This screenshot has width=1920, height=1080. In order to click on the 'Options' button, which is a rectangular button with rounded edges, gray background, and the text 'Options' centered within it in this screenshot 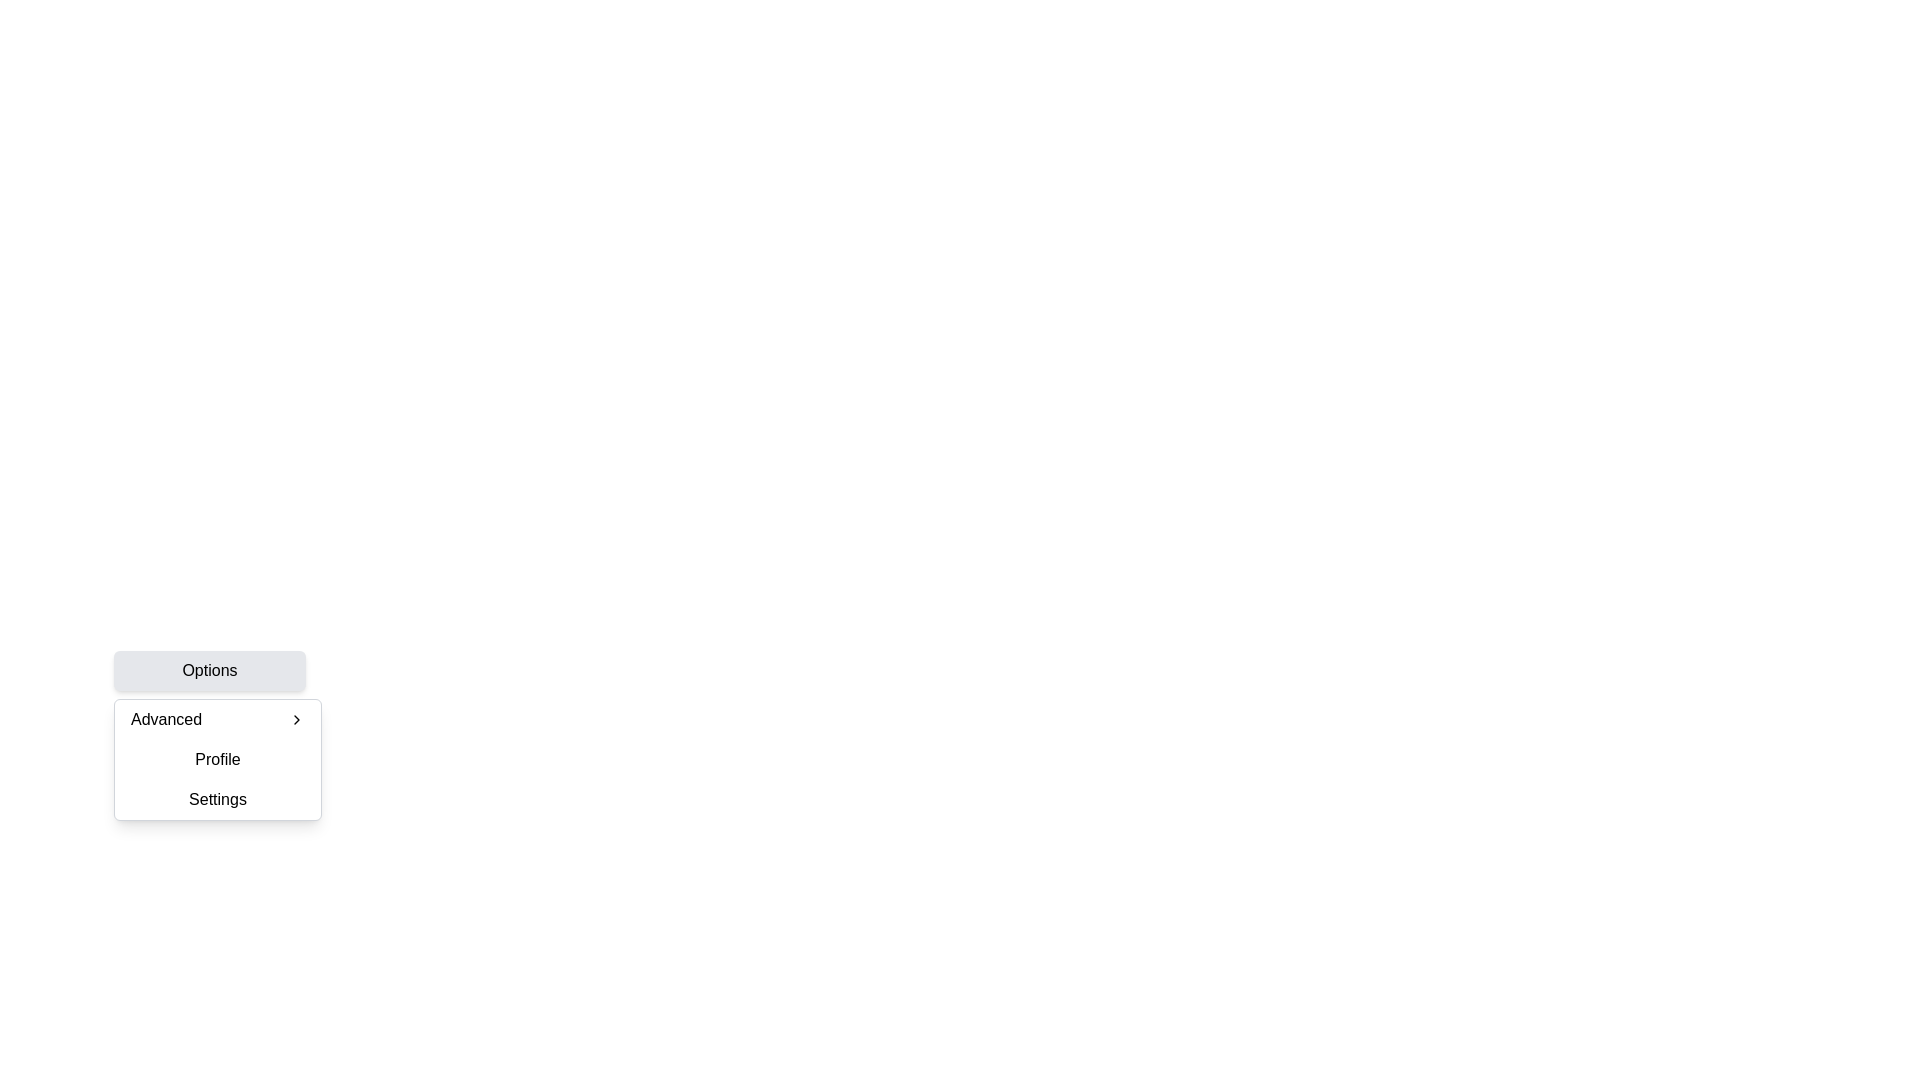, I will do `click(210, 671)`.